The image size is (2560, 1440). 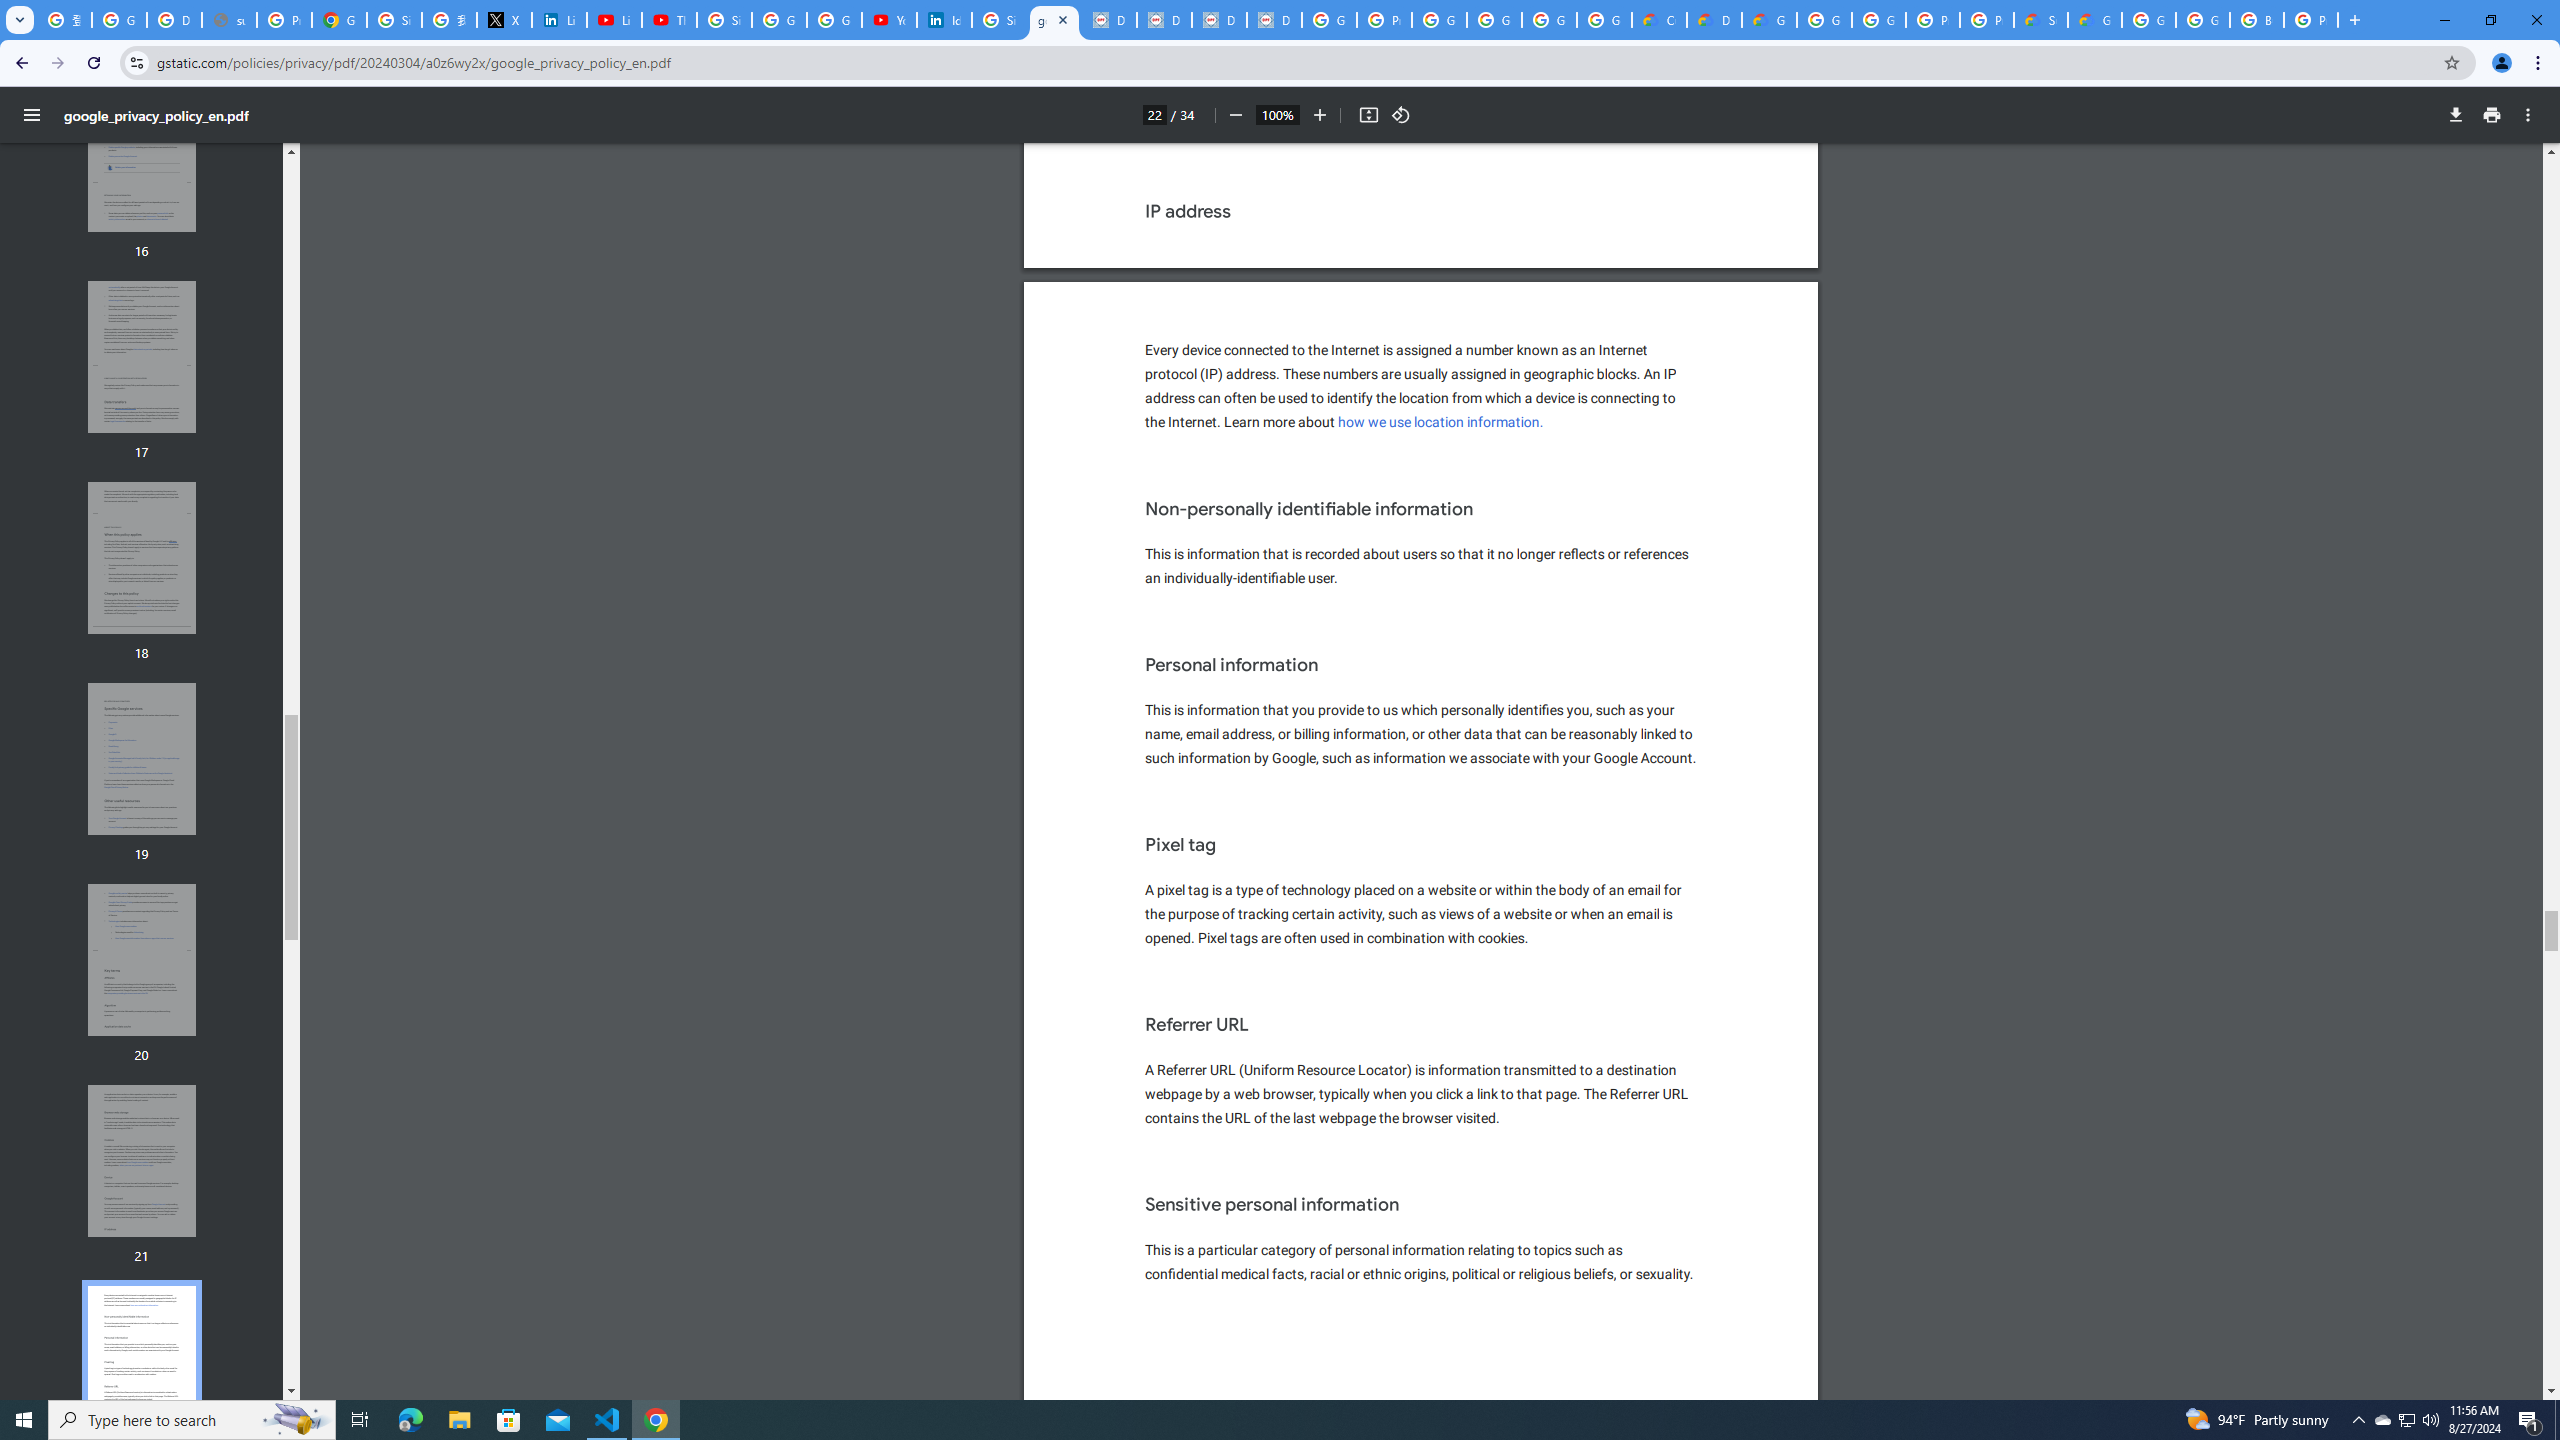 What do you see at coordinates (558, 19) in the screenshot?
I see `'LinkedIn Privacy Policy'` at bounding box center [558, 19].